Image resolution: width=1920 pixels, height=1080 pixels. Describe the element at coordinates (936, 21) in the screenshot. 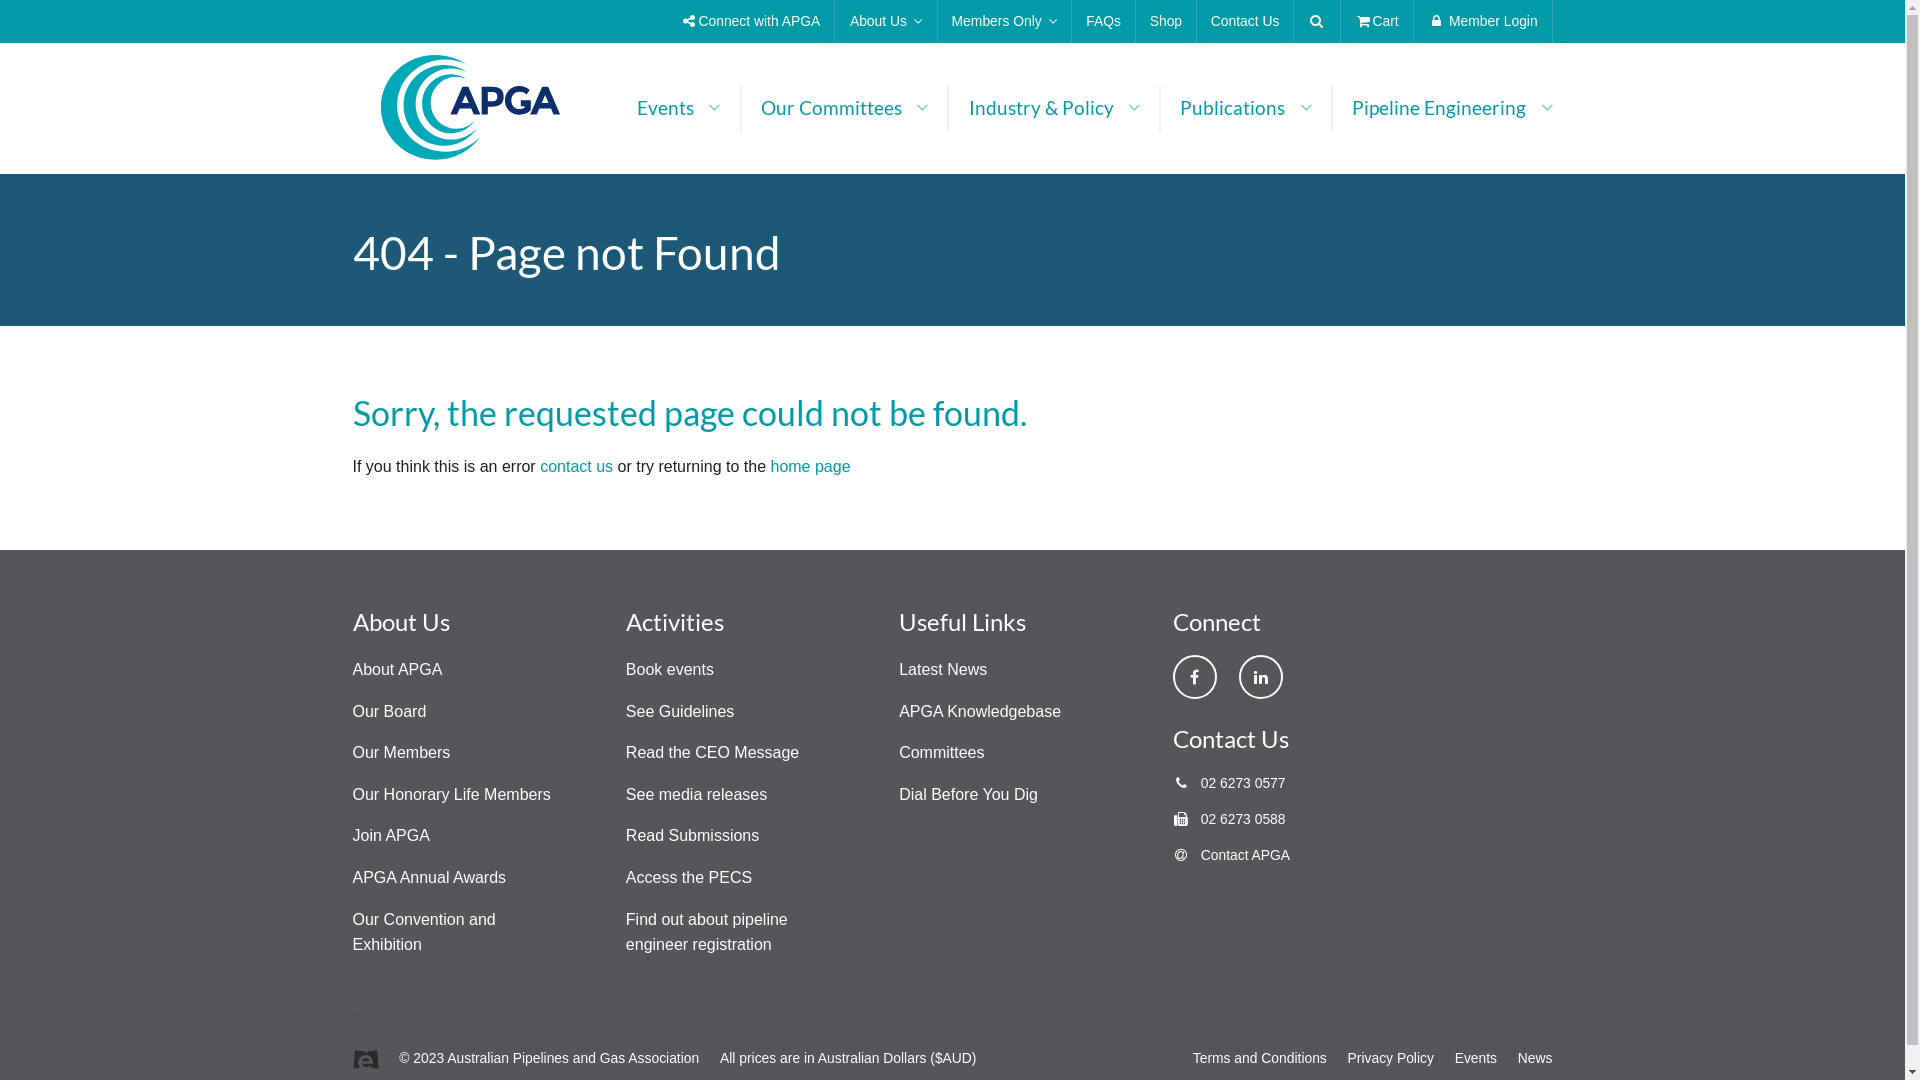

I see `'Members Only'` at that location.